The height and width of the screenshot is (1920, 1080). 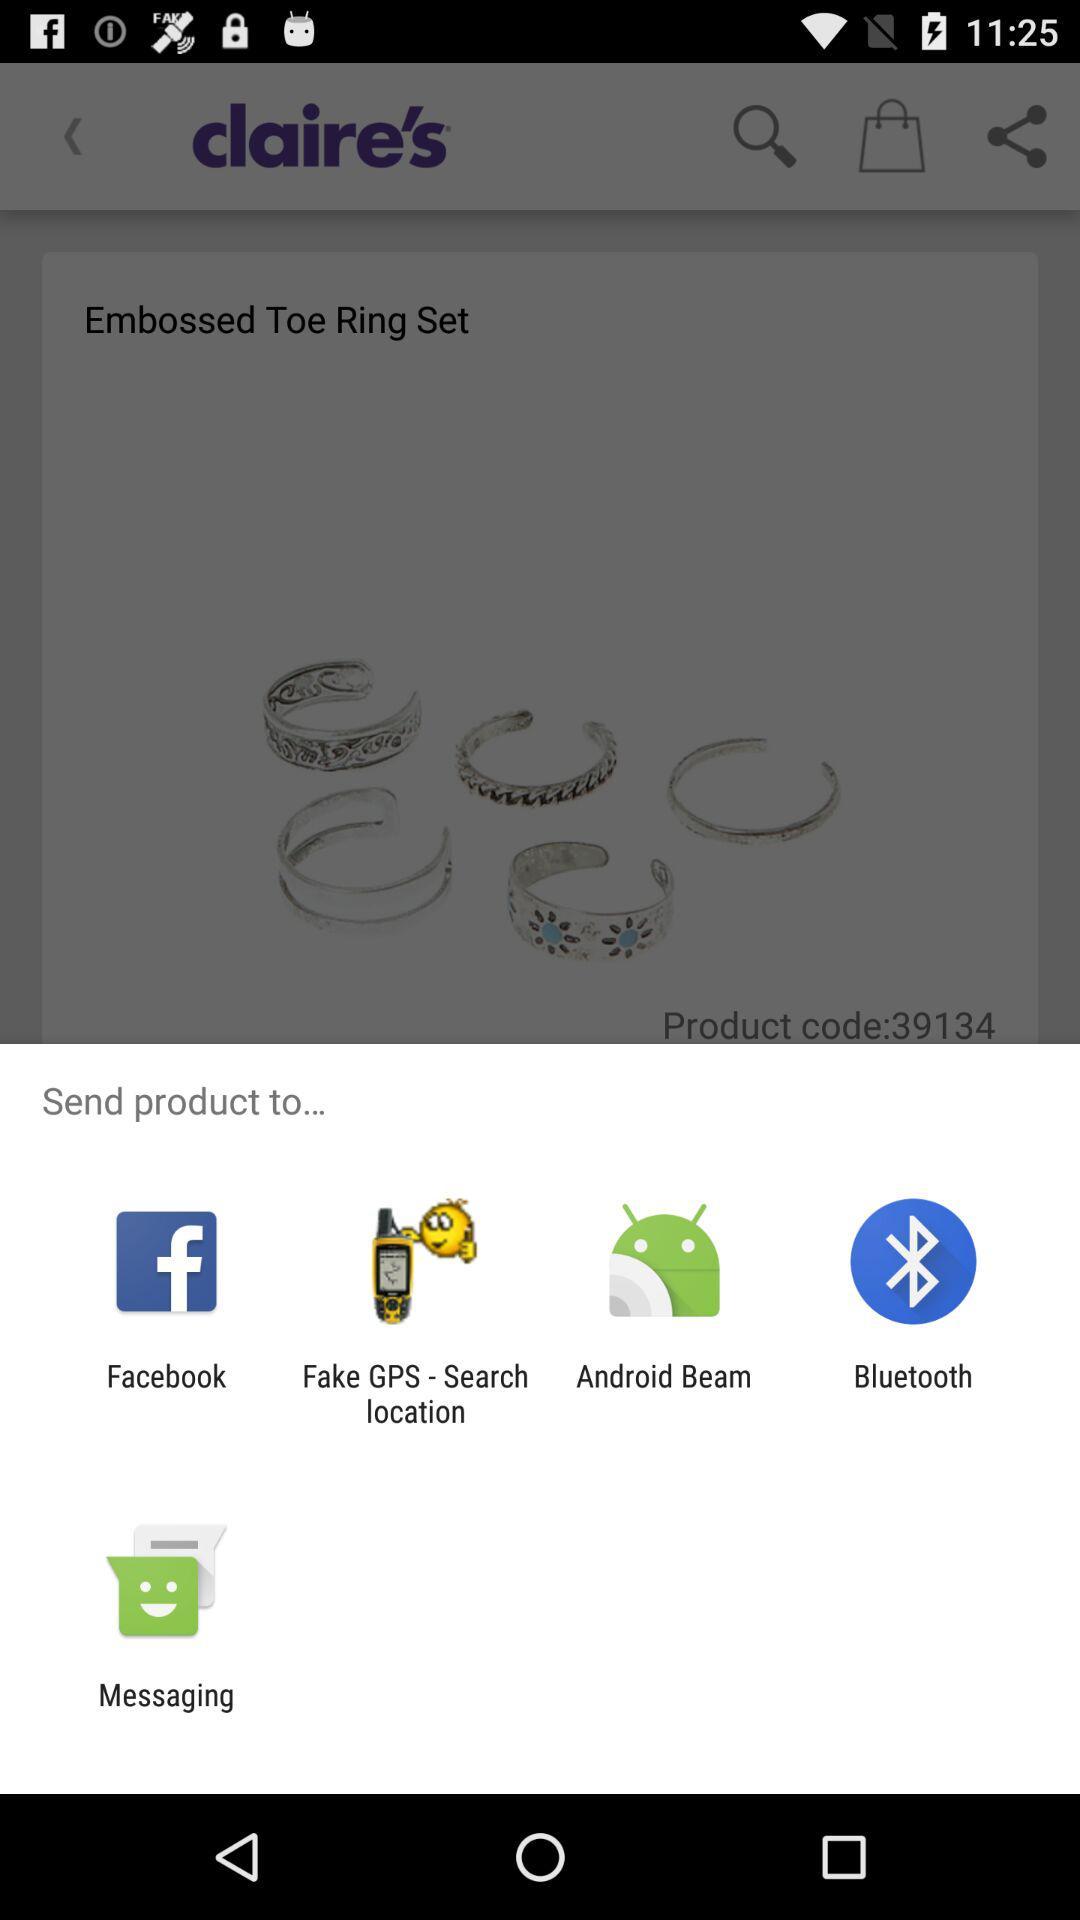 What do you see at coordinates (664, 1392) in the screenshot?
I see `item next to fake gps search app` at bounding box center [664, 1392].